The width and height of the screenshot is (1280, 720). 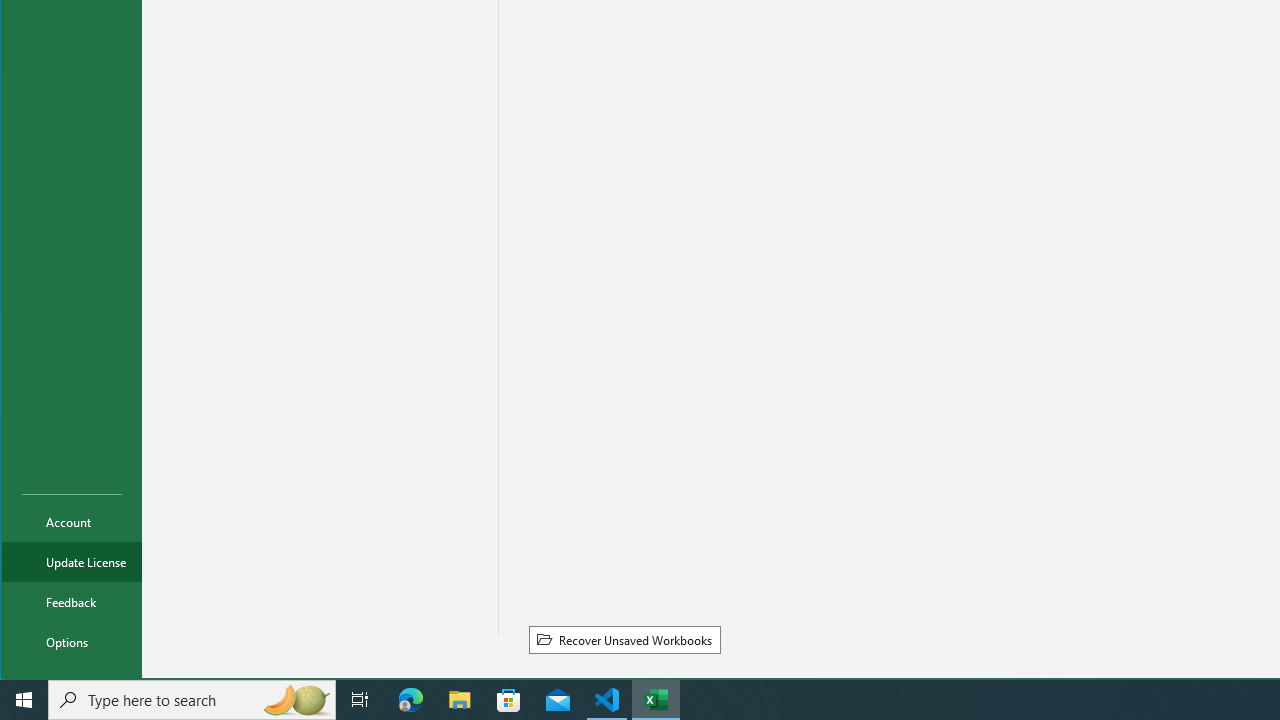 I want to click on 'Update License', so click(x=72, y=561).